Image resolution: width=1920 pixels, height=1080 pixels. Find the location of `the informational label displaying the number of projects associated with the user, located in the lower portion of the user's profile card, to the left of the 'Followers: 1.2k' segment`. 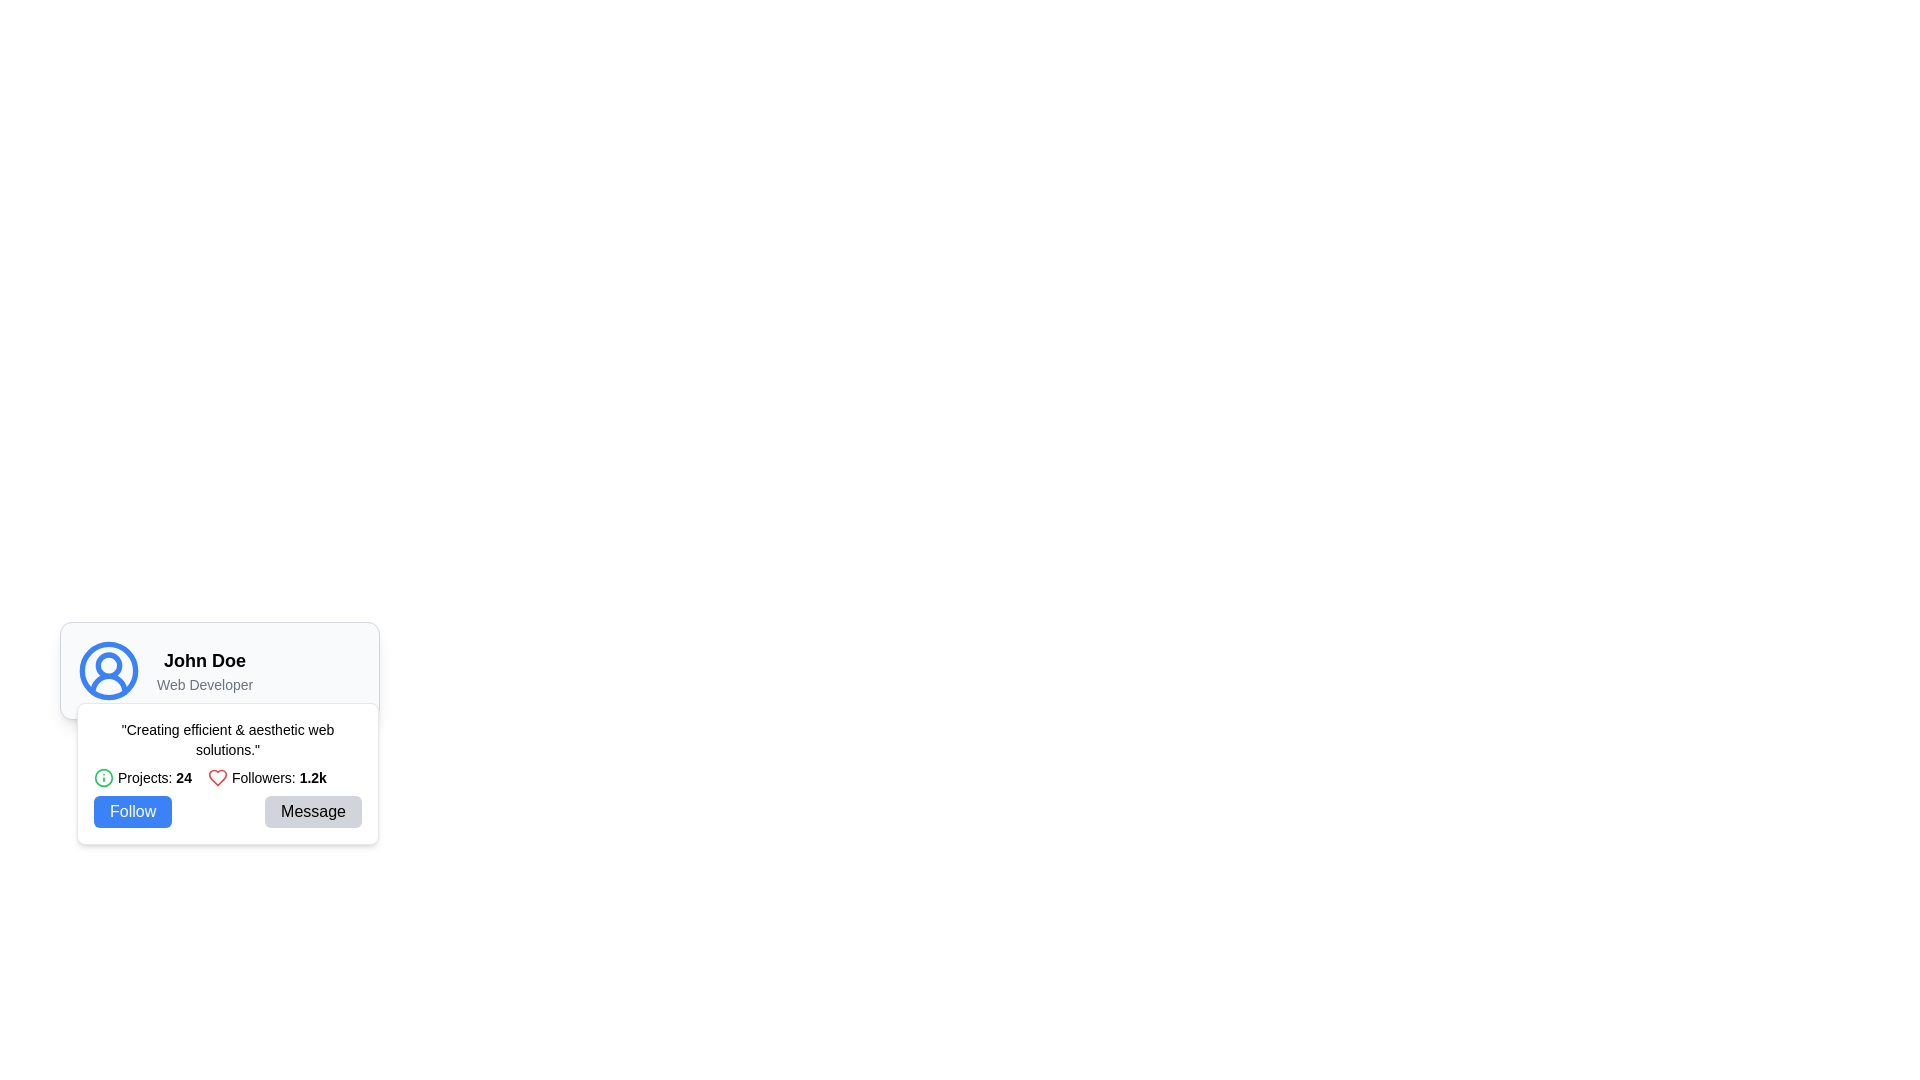

the informational label displaying the number of projects associated with the user, located in the lower portion of the user's profile card, to the left of the 'Followers: 1.2k' segment is located at coordinates (142, 777).